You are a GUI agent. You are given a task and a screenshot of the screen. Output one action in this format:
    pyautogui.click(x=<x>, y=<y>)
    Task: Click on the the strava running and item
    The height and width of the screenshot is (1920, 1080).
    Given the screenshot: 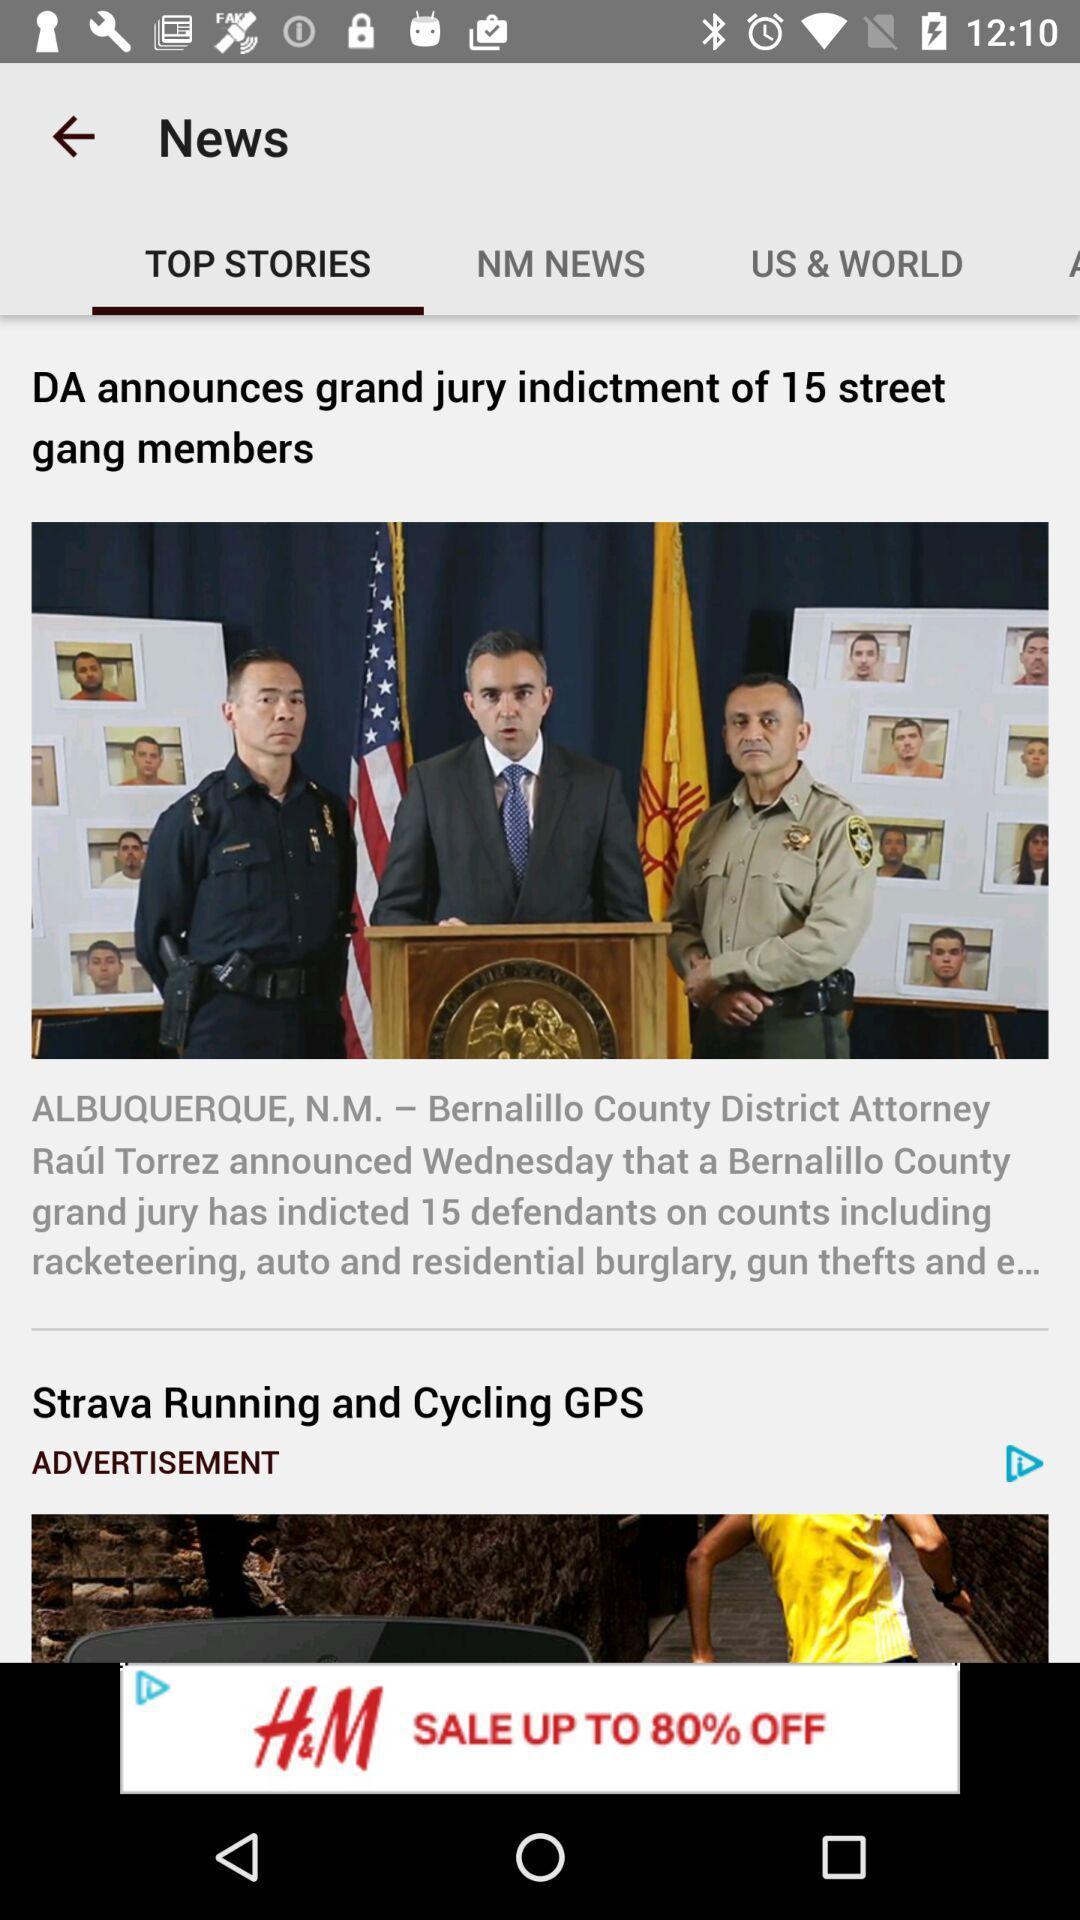 What is the action you would take?
    pyautogui.click(x=540, y=1400)
    